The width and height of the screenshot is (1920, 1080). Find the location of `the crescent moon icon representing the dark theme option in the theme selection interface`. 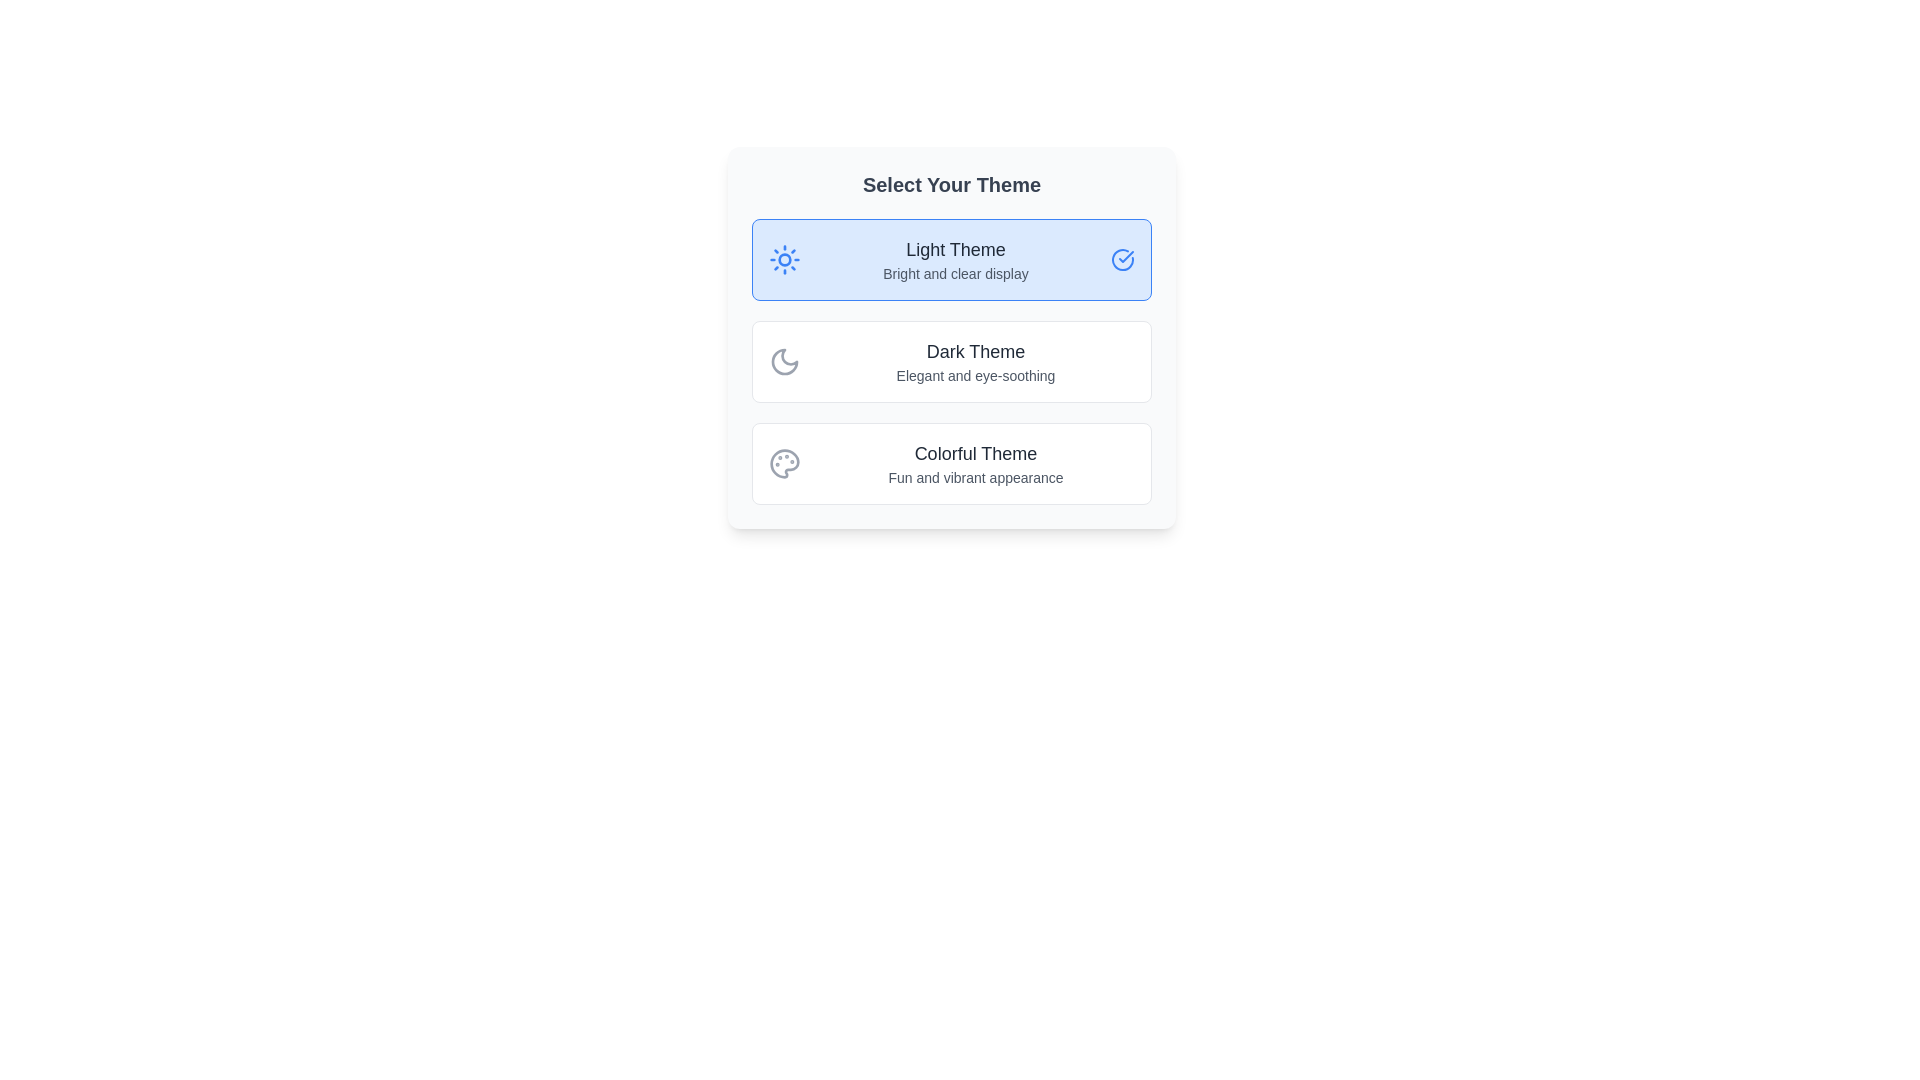

the crescent moon icon representing the dark theme option in the theme selection interface is located at coordinates (784, 362).